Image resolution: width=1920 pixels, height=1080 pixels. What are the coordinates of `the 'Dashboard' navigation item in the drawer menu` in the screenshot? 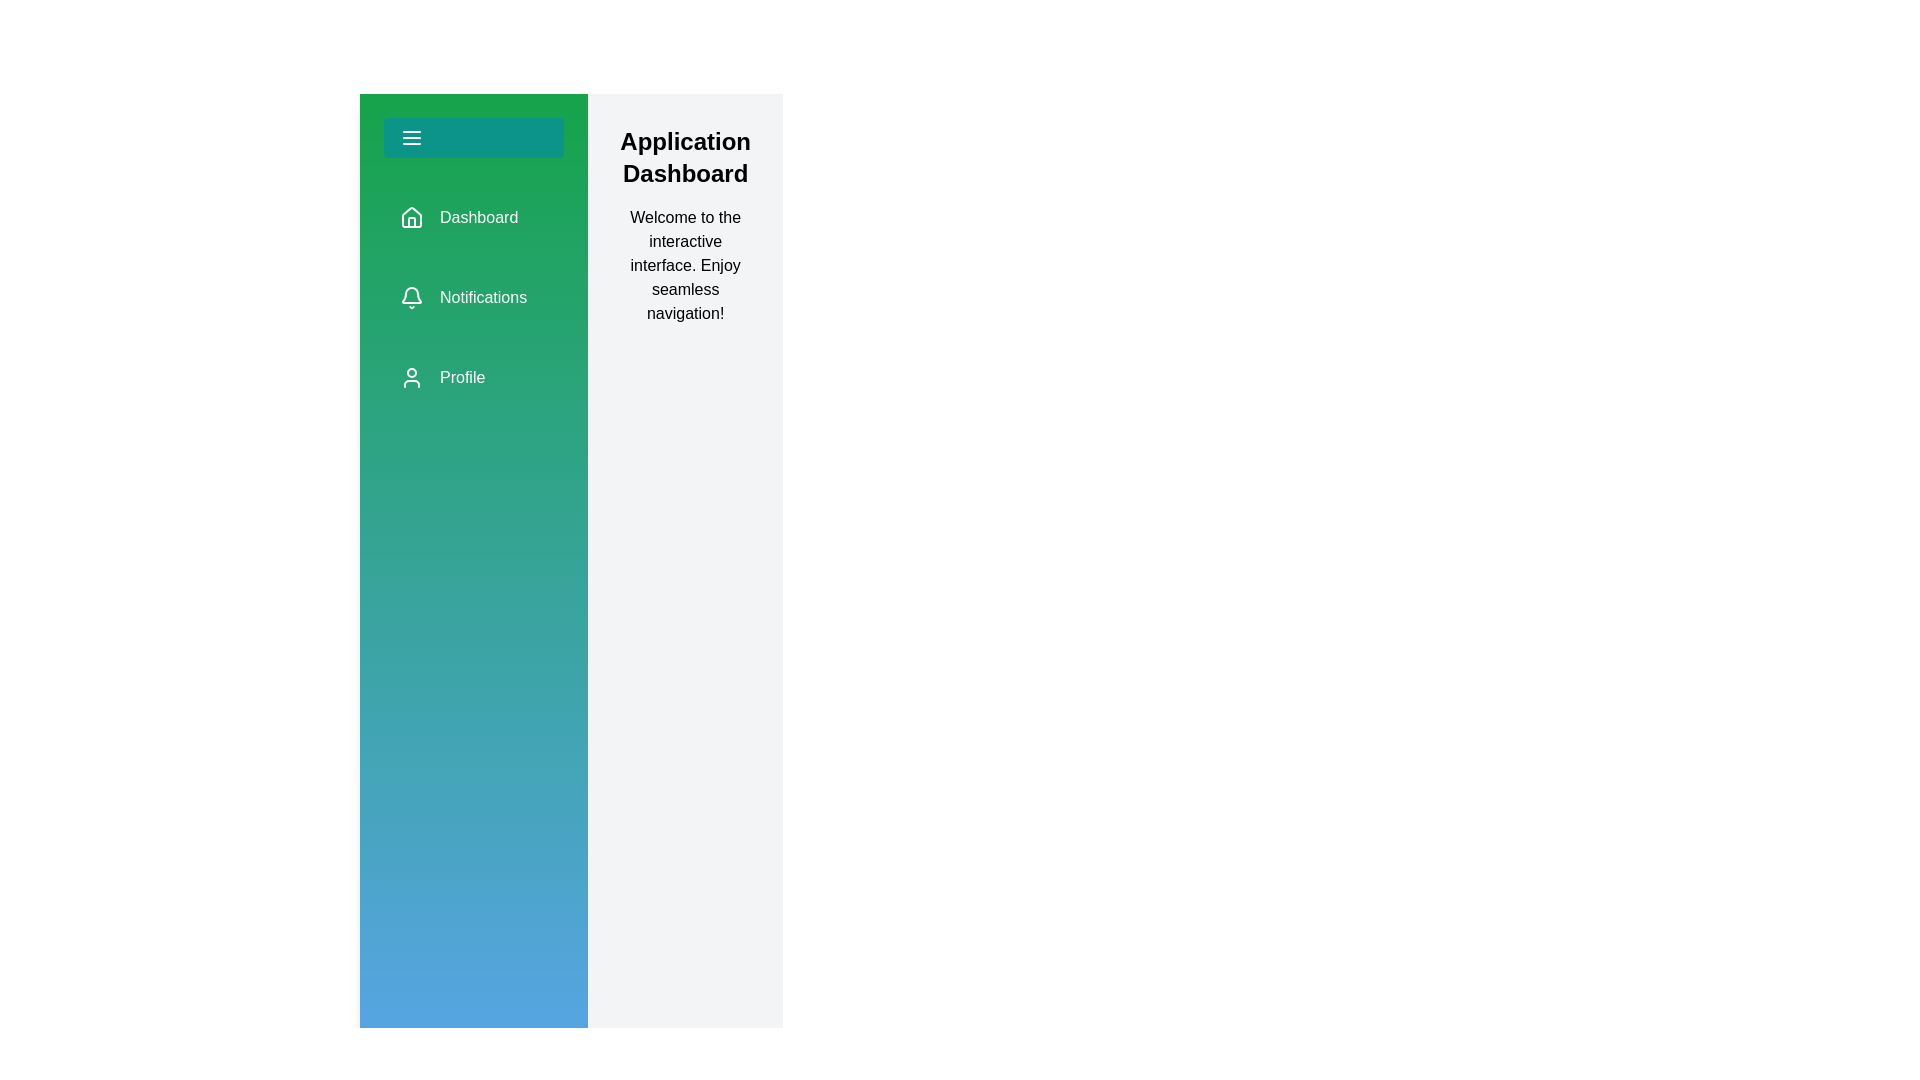 It's located at (473, 218).